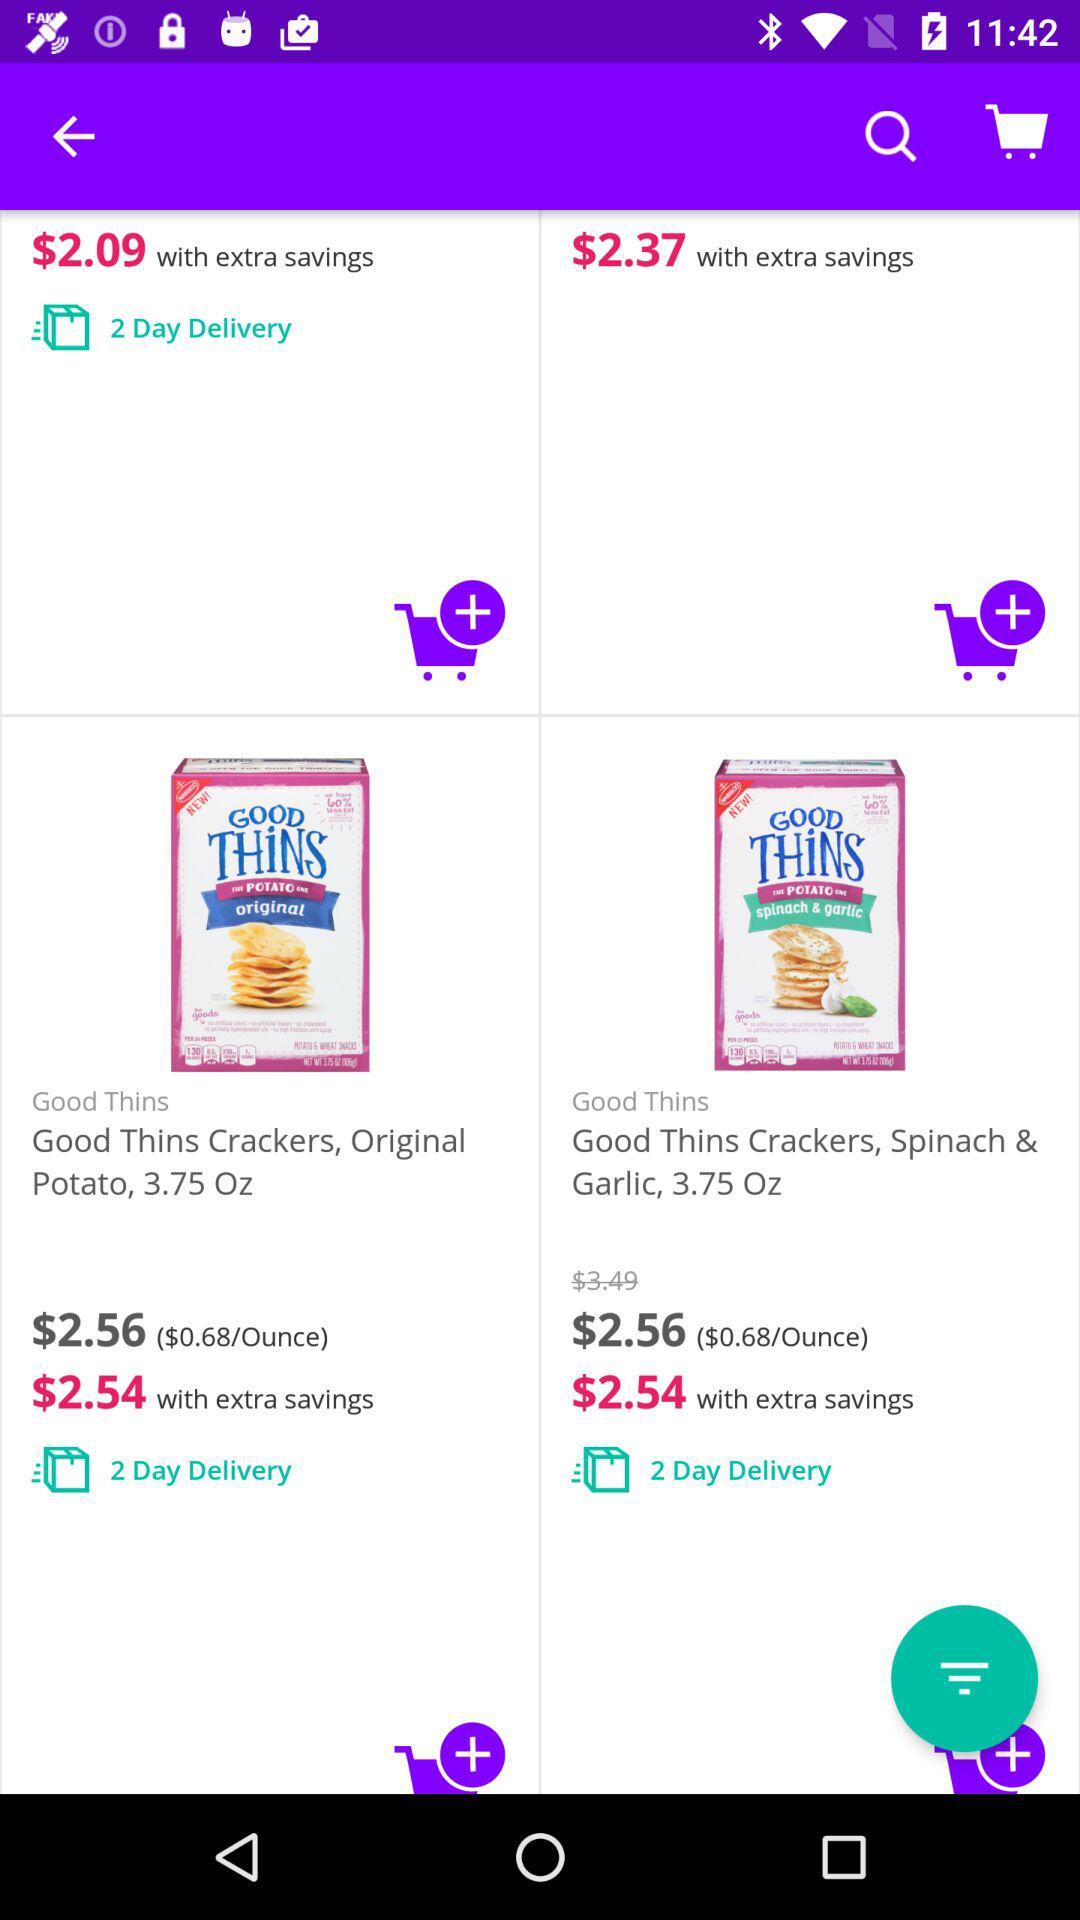 This screenshot has height=1920, width=1080. What do you see at coordinates (991, 1753) in the screenshot?
I see `to basket` at bounding box center [991, 1753].